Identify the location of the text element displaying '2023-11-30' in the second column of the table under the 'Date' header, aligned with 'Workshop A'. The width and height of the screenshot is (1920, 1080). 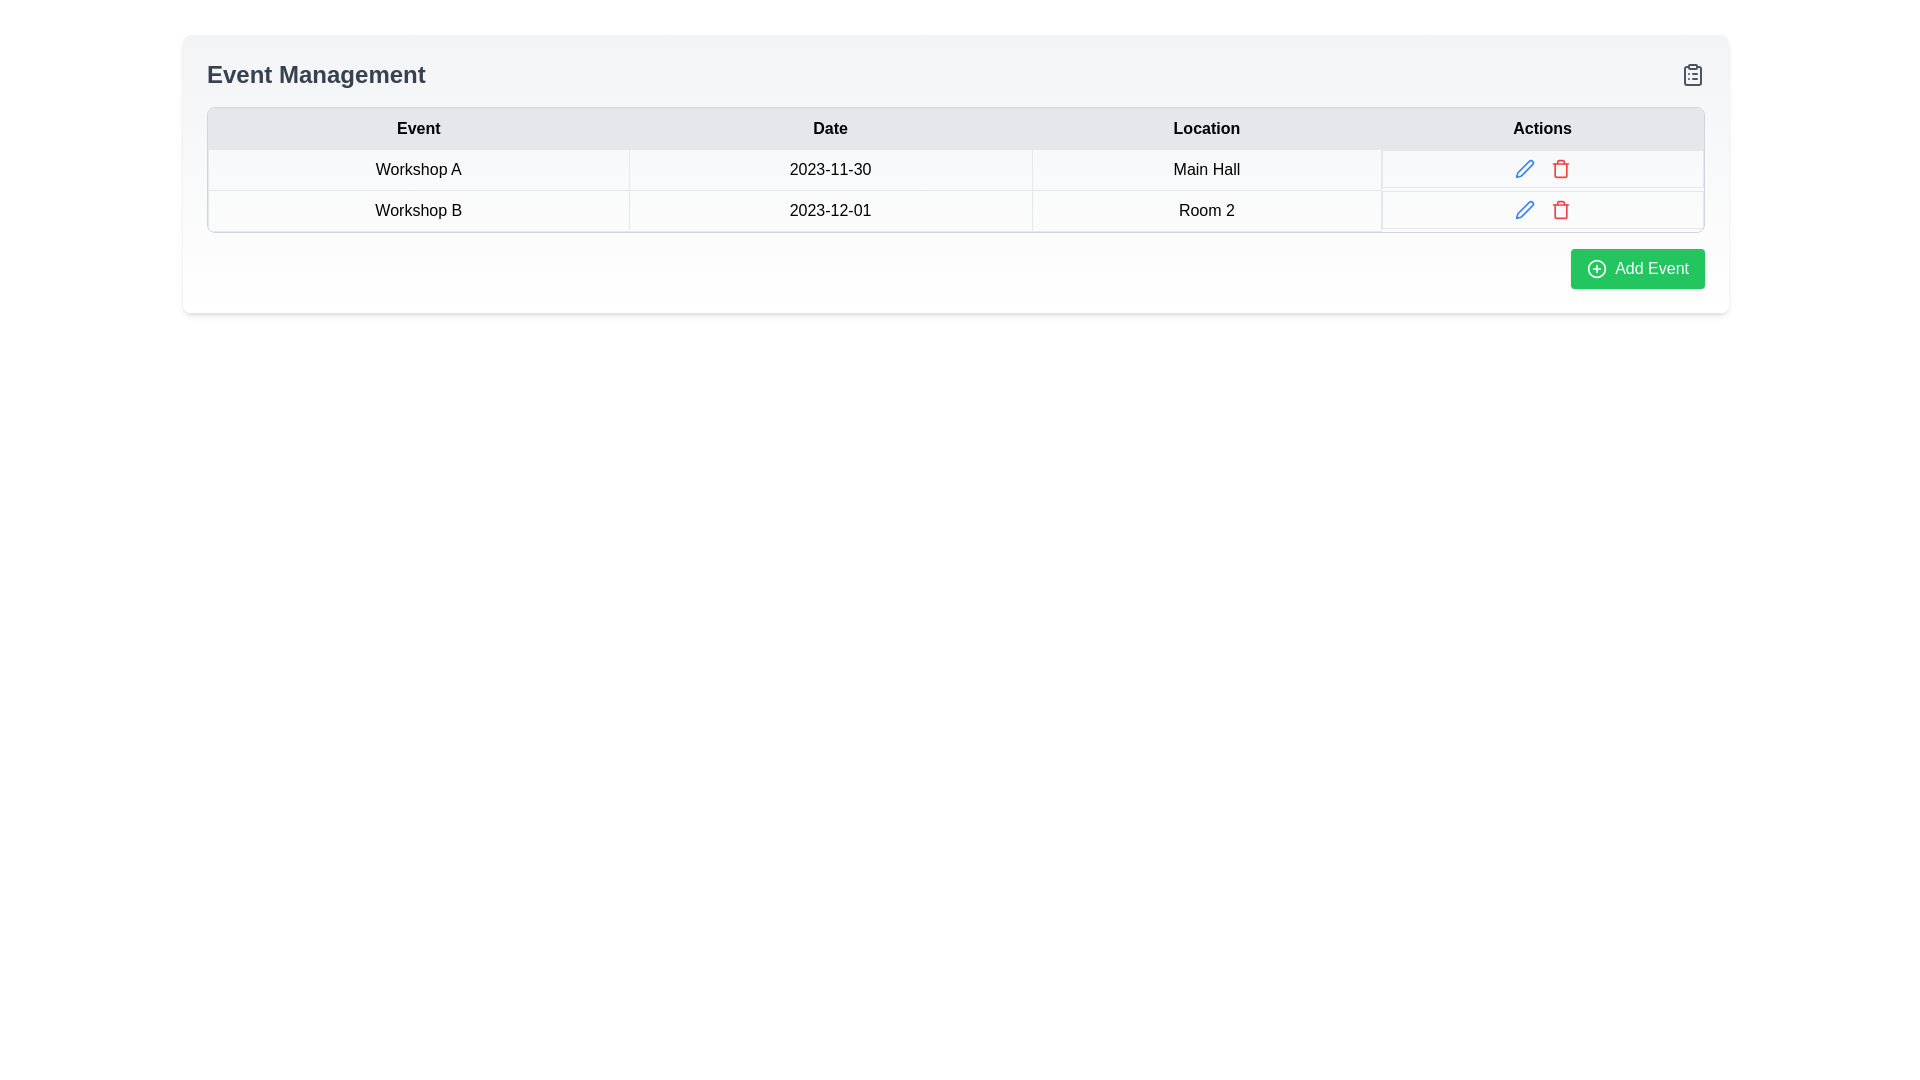
(830, 168).